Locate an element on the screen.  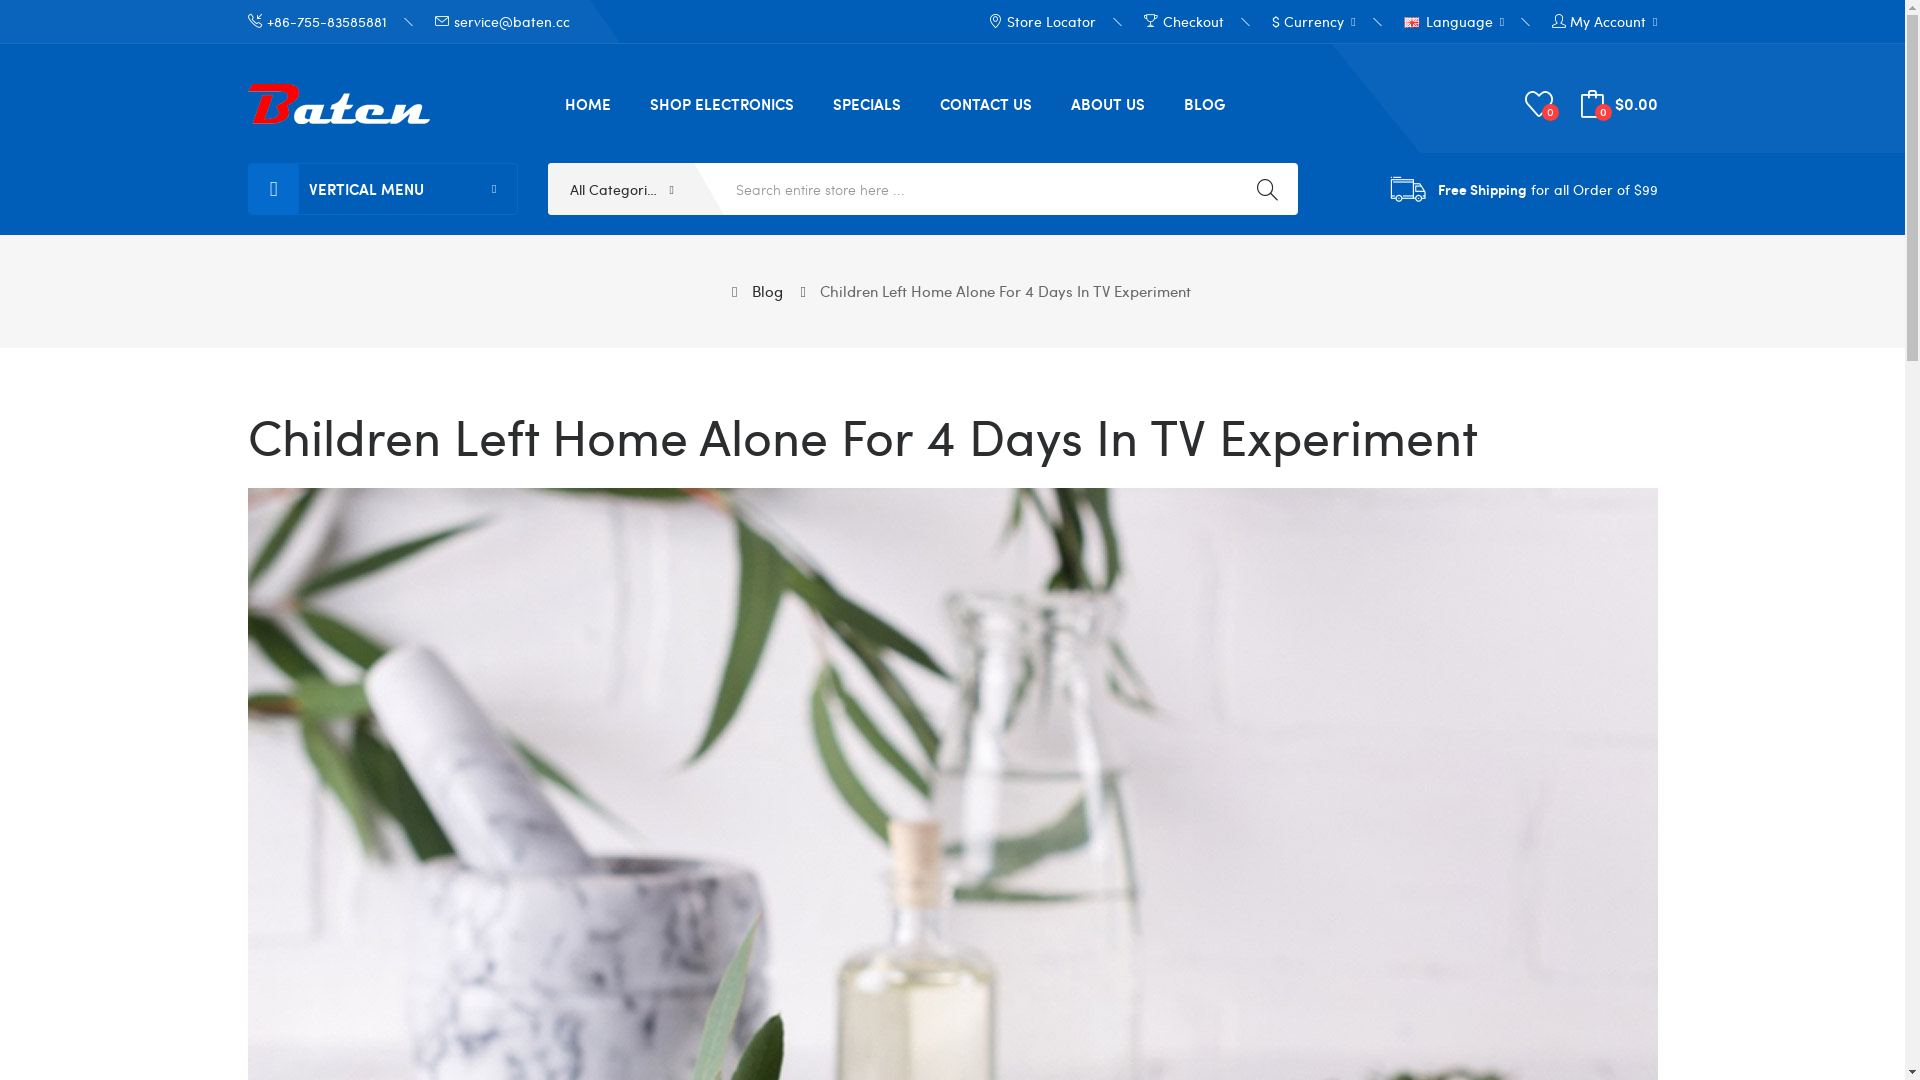
'CONTACT US' is located at coordinates (920, 103).